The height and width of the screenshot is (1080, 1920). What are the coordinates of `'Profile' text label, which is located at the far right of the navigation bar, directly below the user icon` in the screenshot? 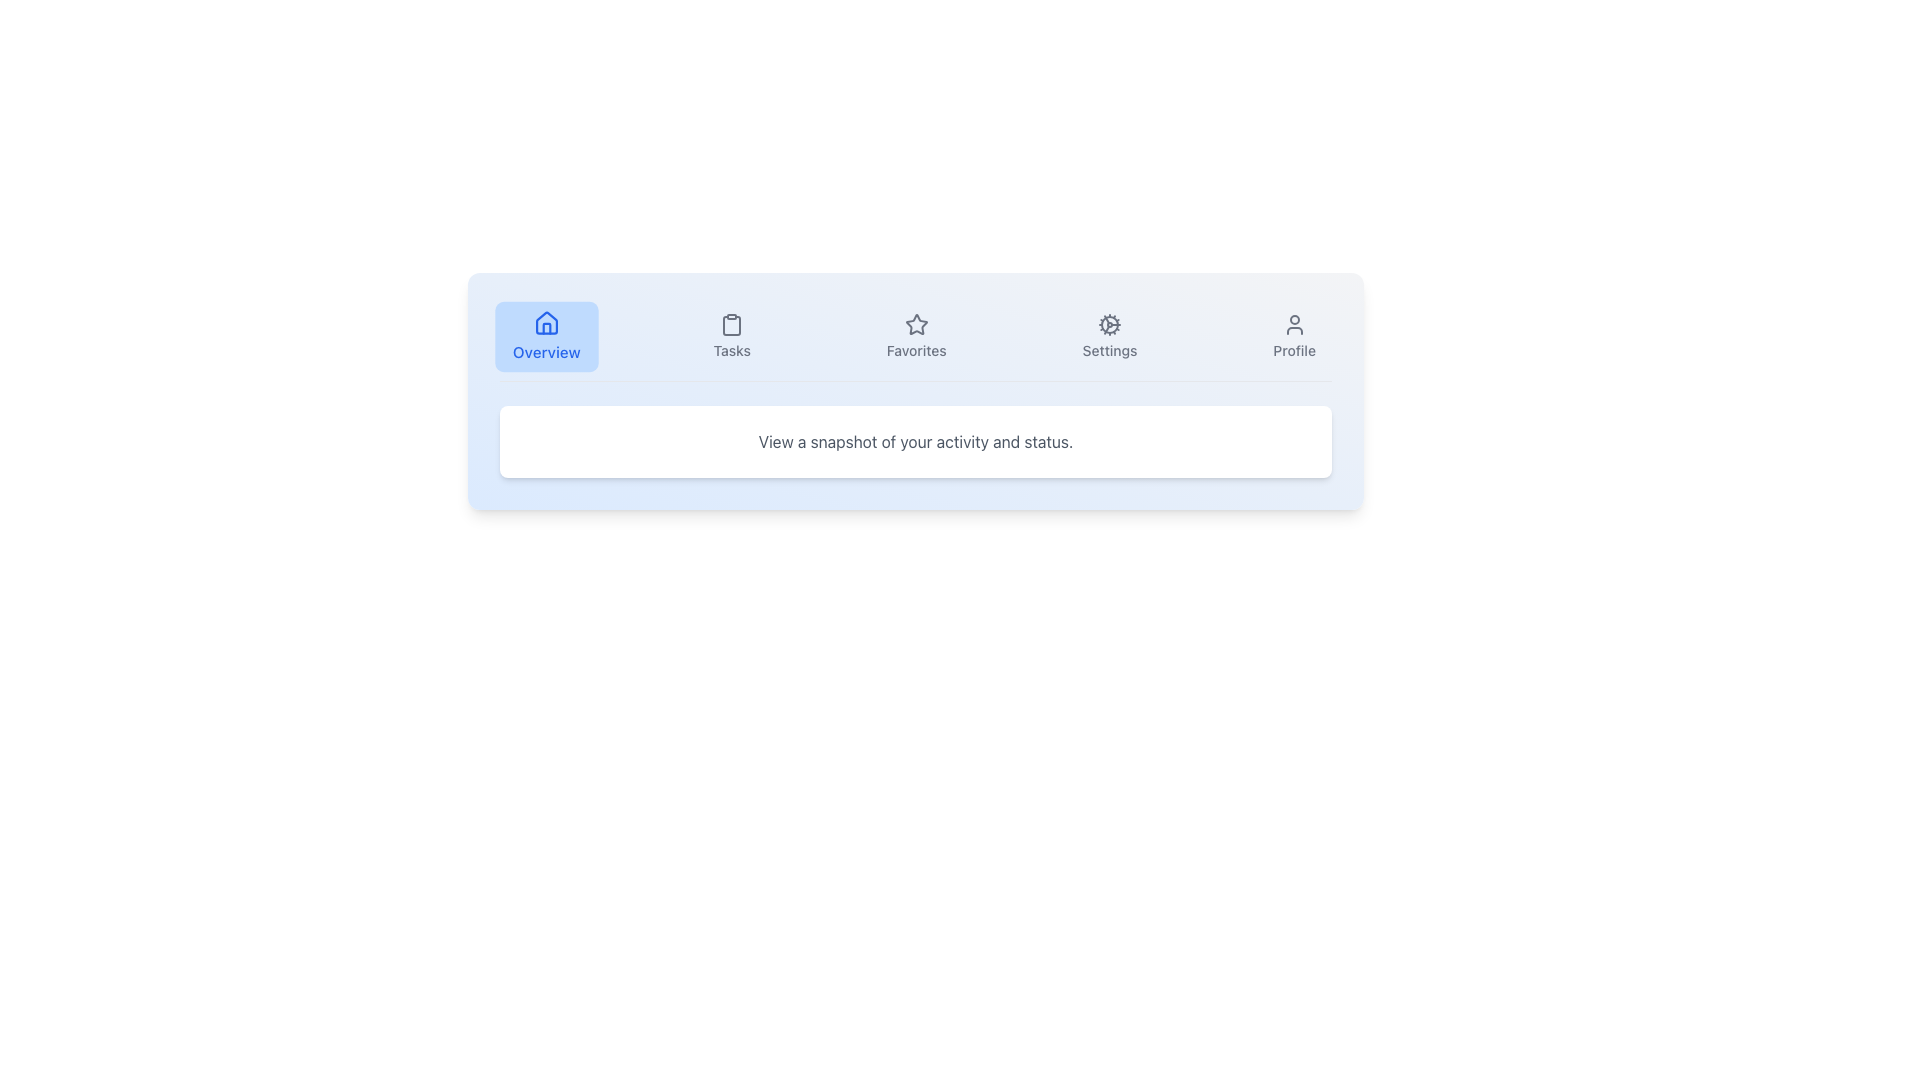 It's located at (1294, 350).